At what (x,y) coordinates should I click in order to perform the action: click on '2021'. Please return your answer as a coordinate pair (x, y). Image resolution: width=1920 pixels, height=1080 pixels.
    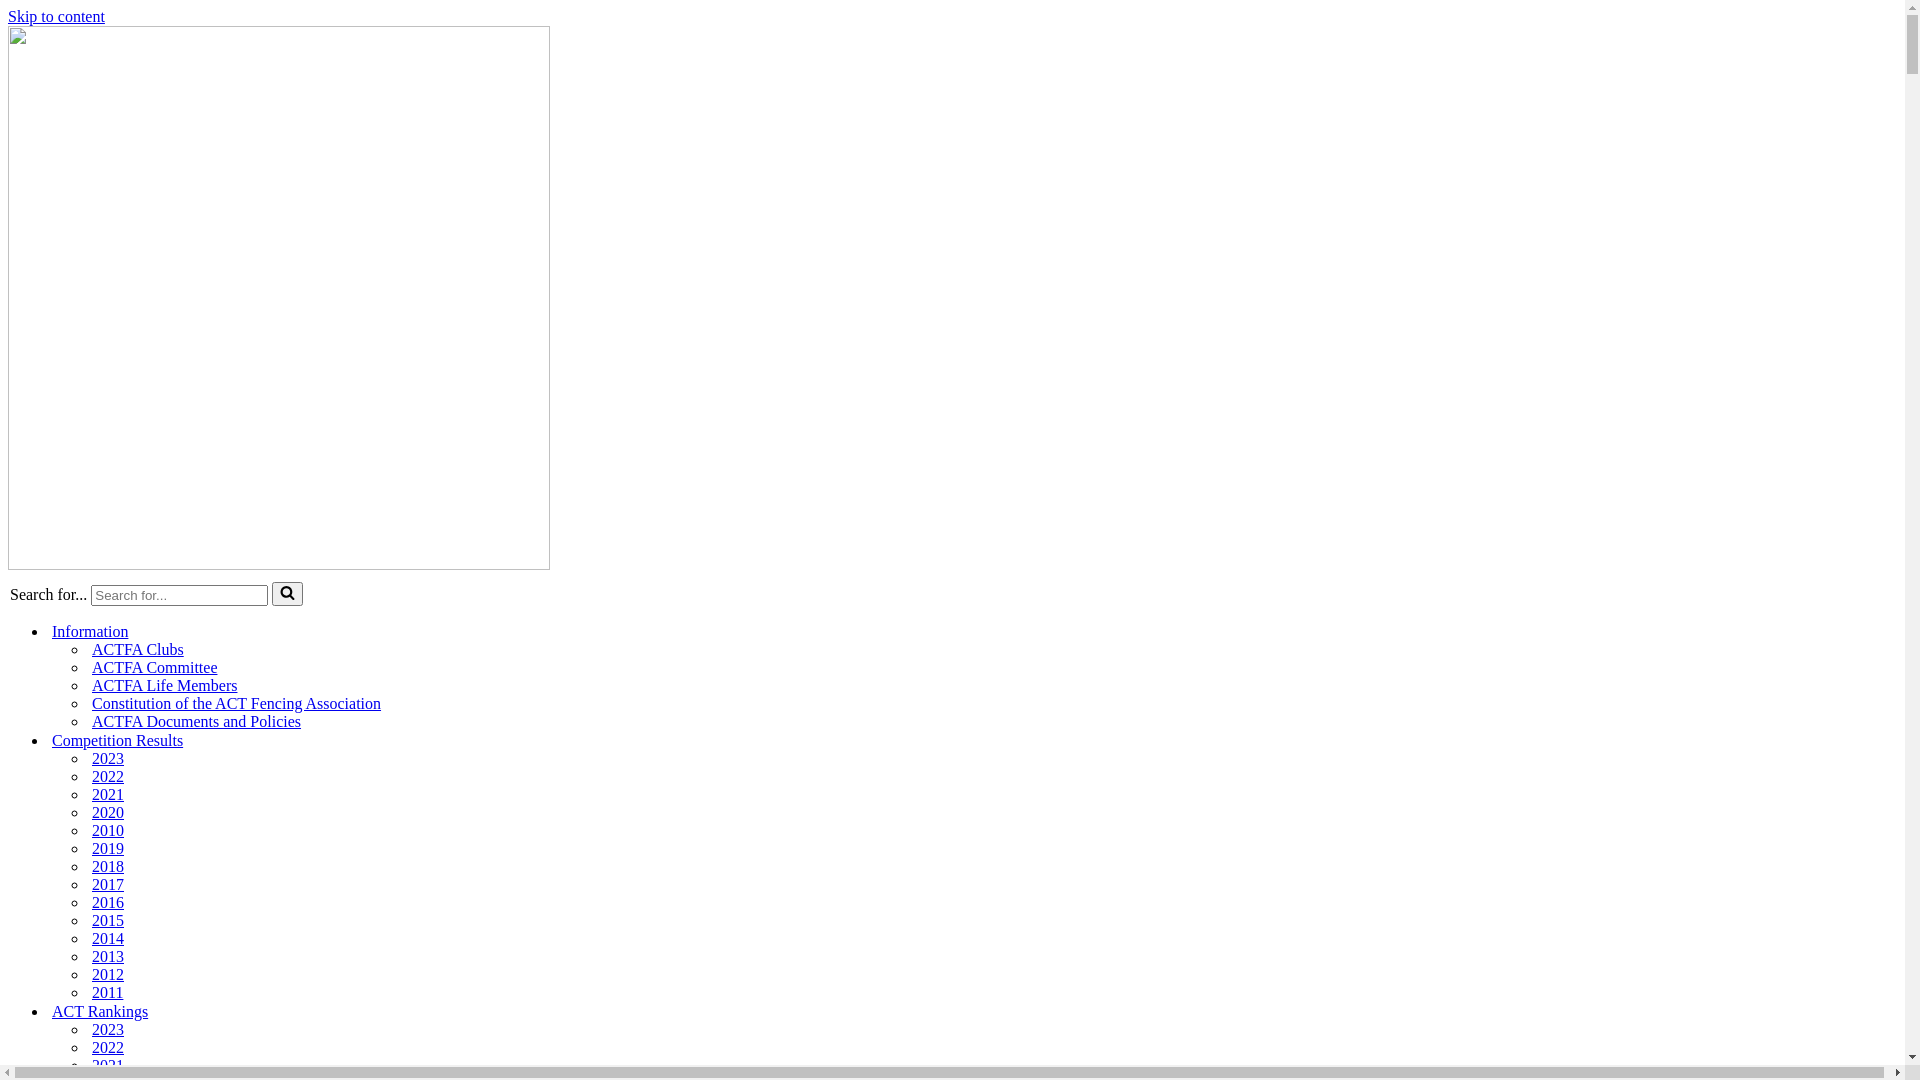
    Looking at the image, I should click on (90, 1064).